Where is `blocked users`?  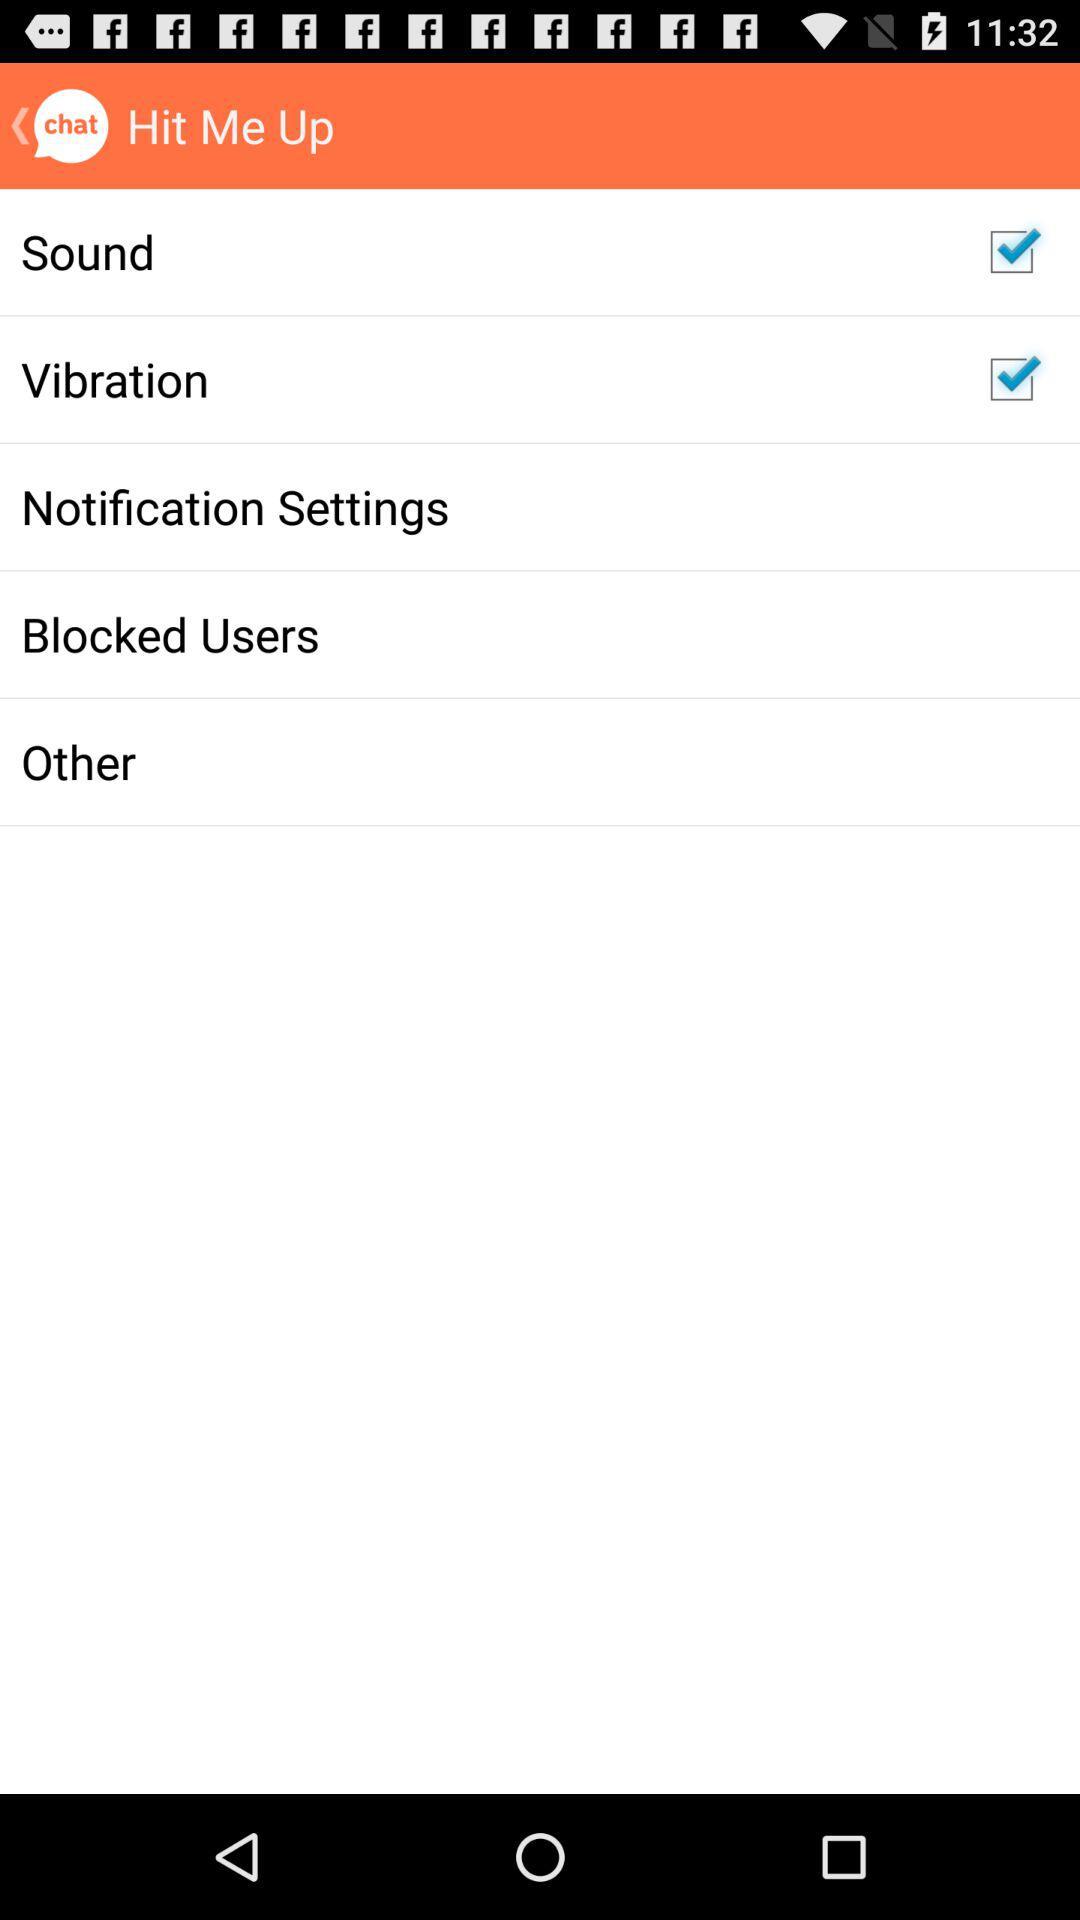 blocked users is located at coordinates (484, 633).